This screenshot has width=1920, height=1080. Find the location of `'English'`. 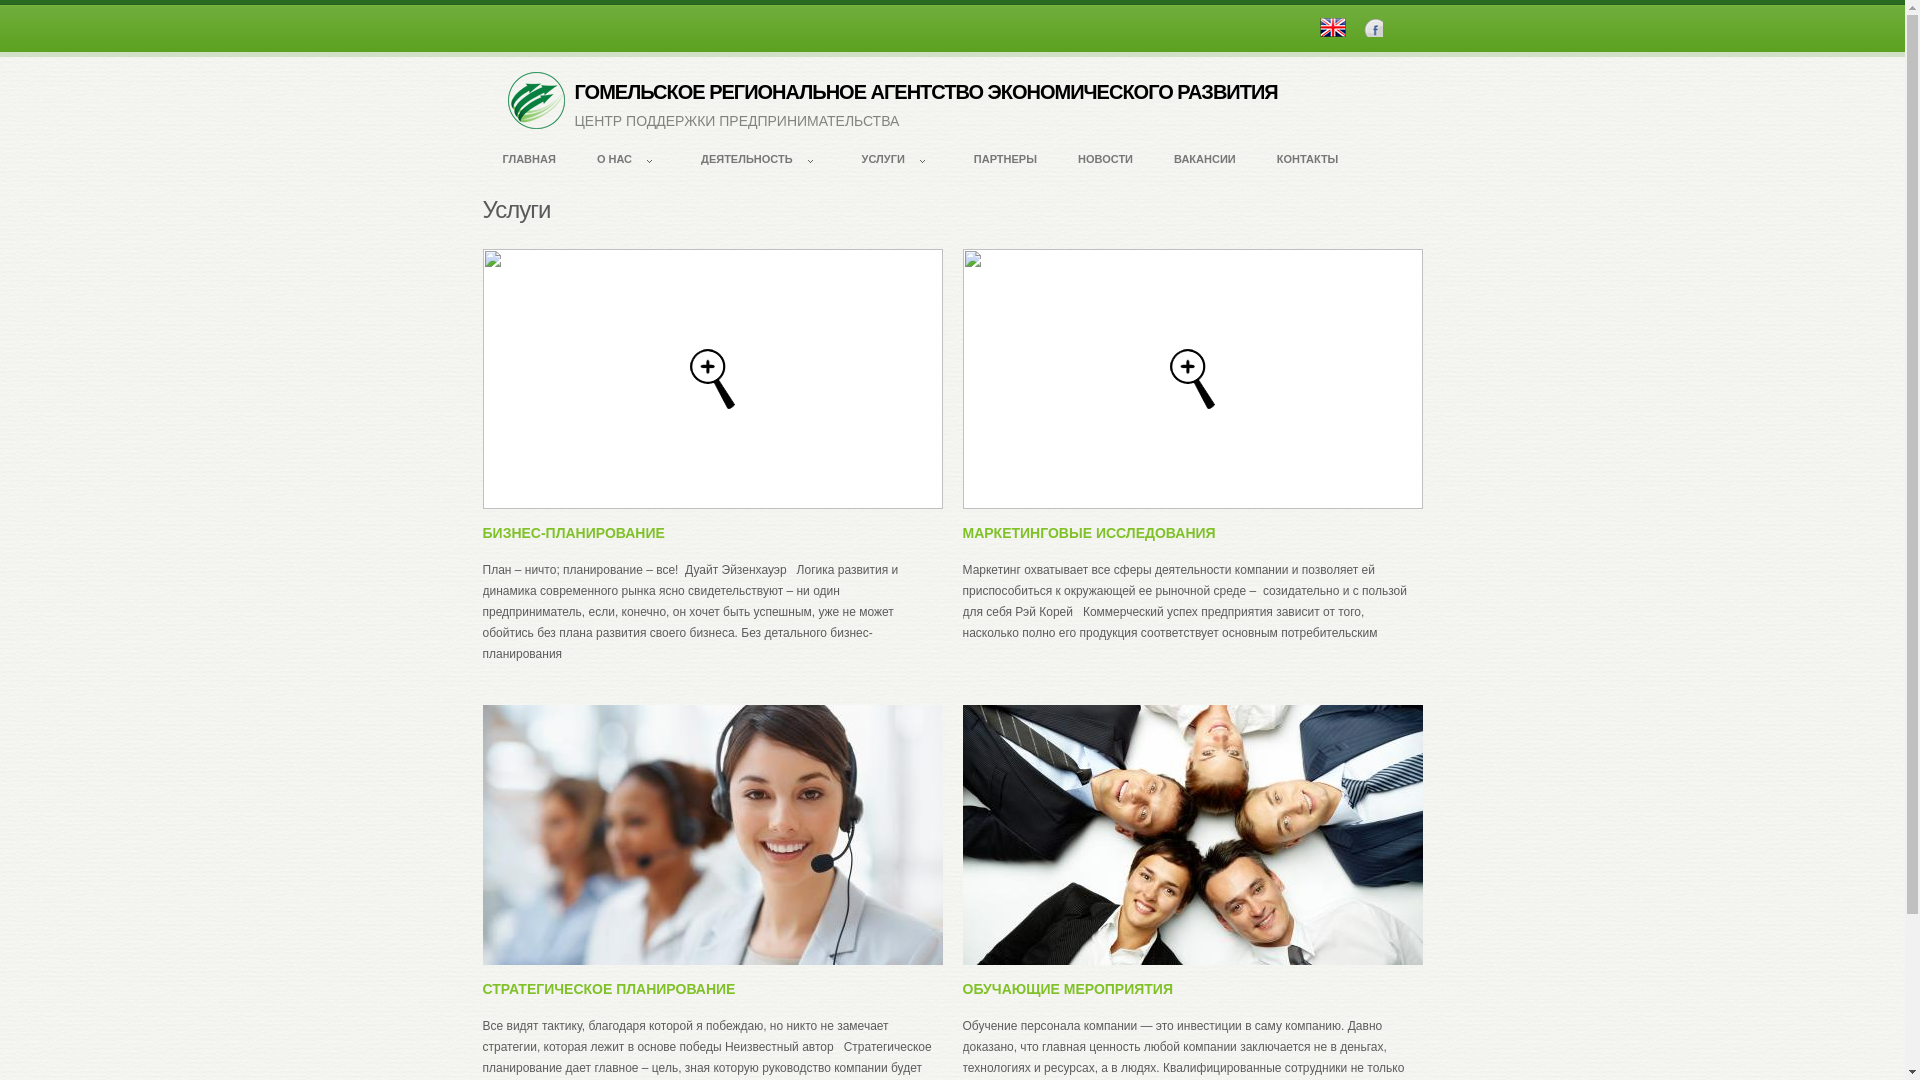

'English' is located at coordinates (1333, 27).